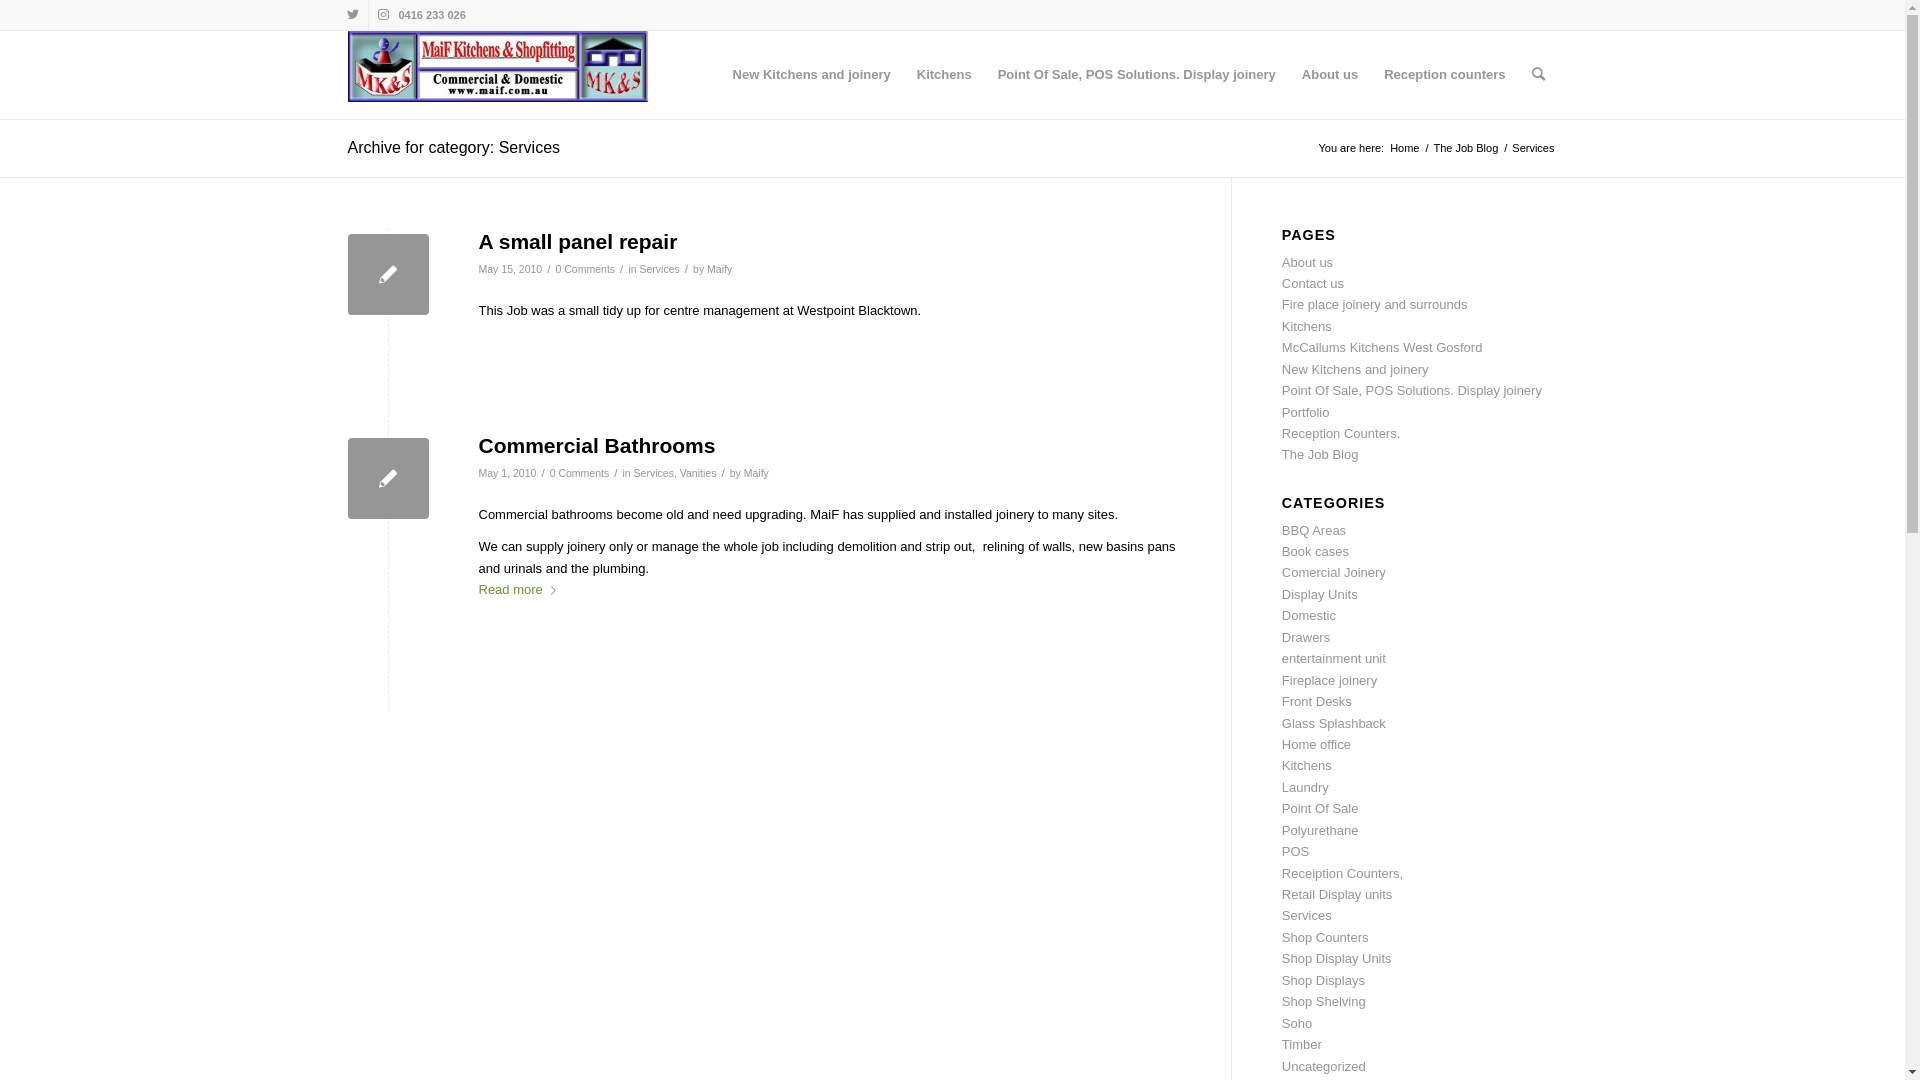 This screenshot has width=1920, height=1080. I want to click on 'Maify', so click(719, 268).